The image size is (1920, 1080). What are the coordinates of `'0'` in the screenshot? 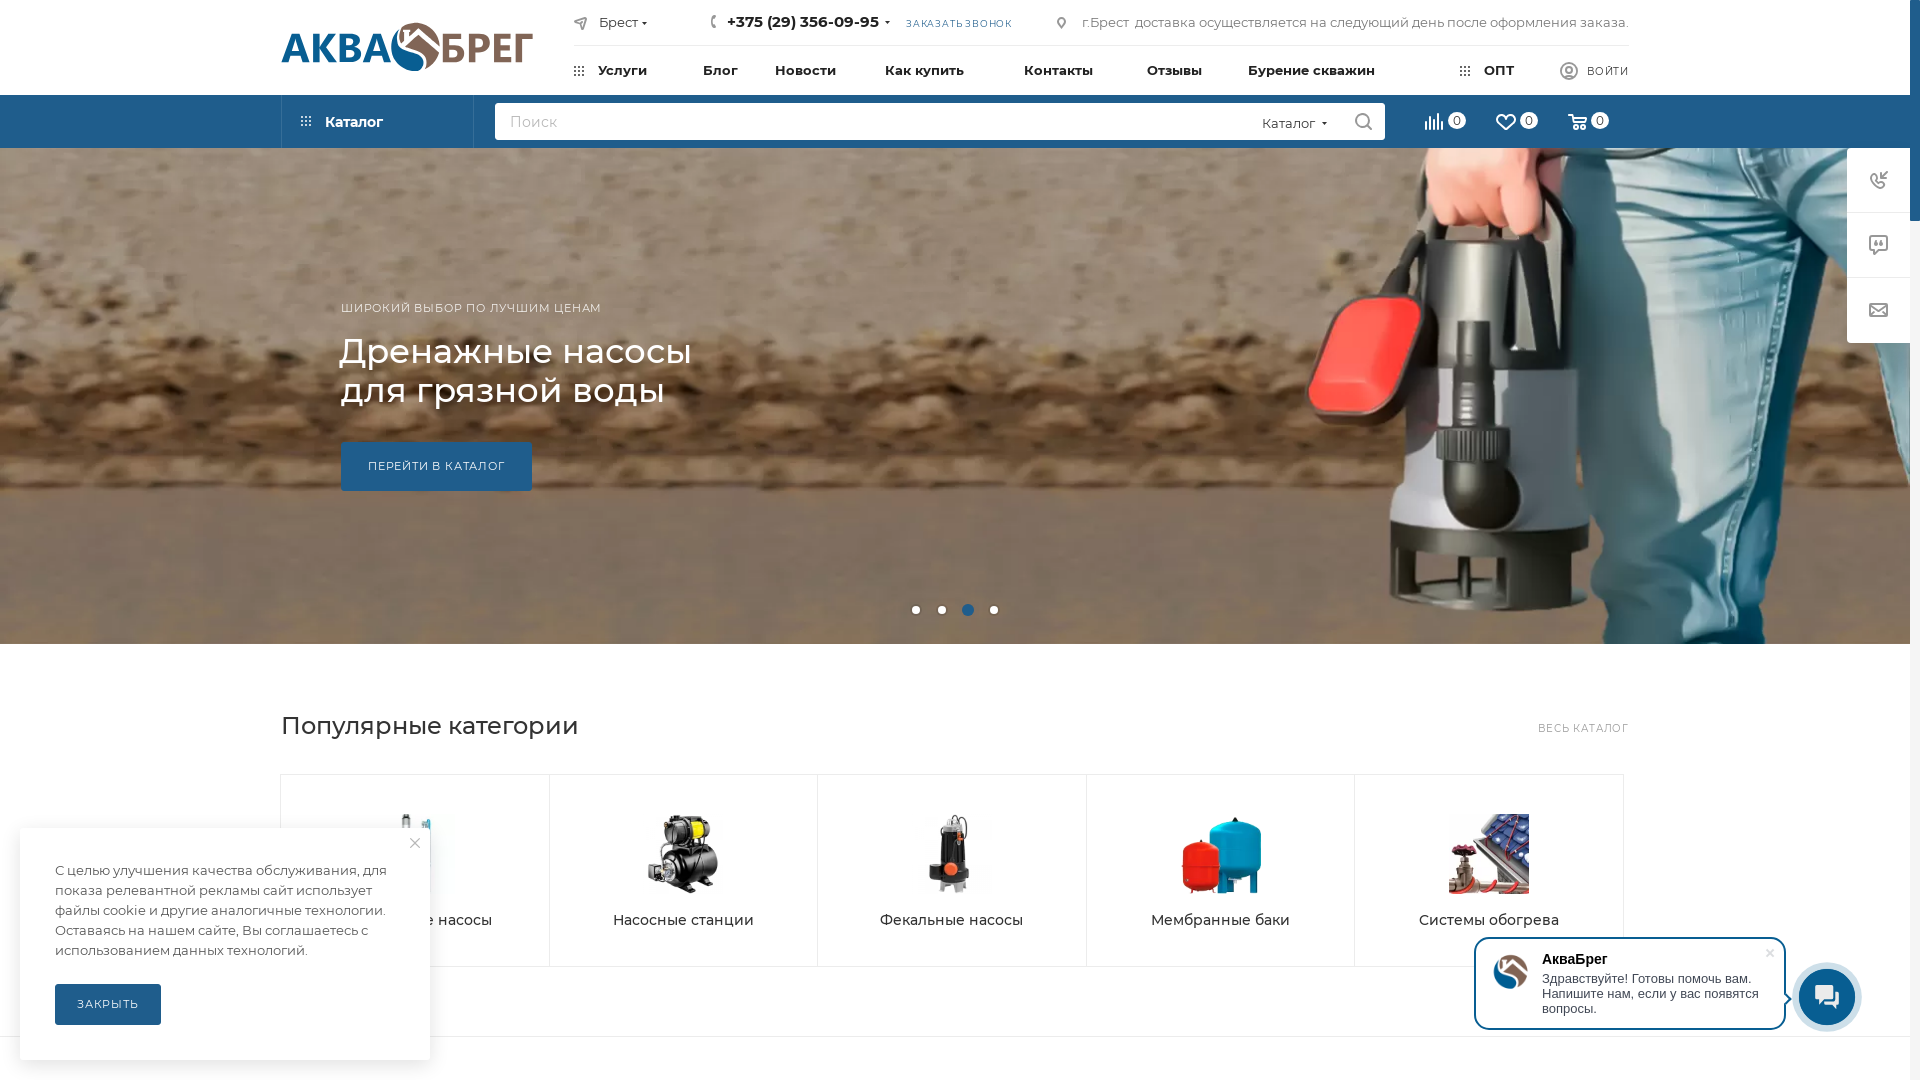 It's located at (1446, 124).